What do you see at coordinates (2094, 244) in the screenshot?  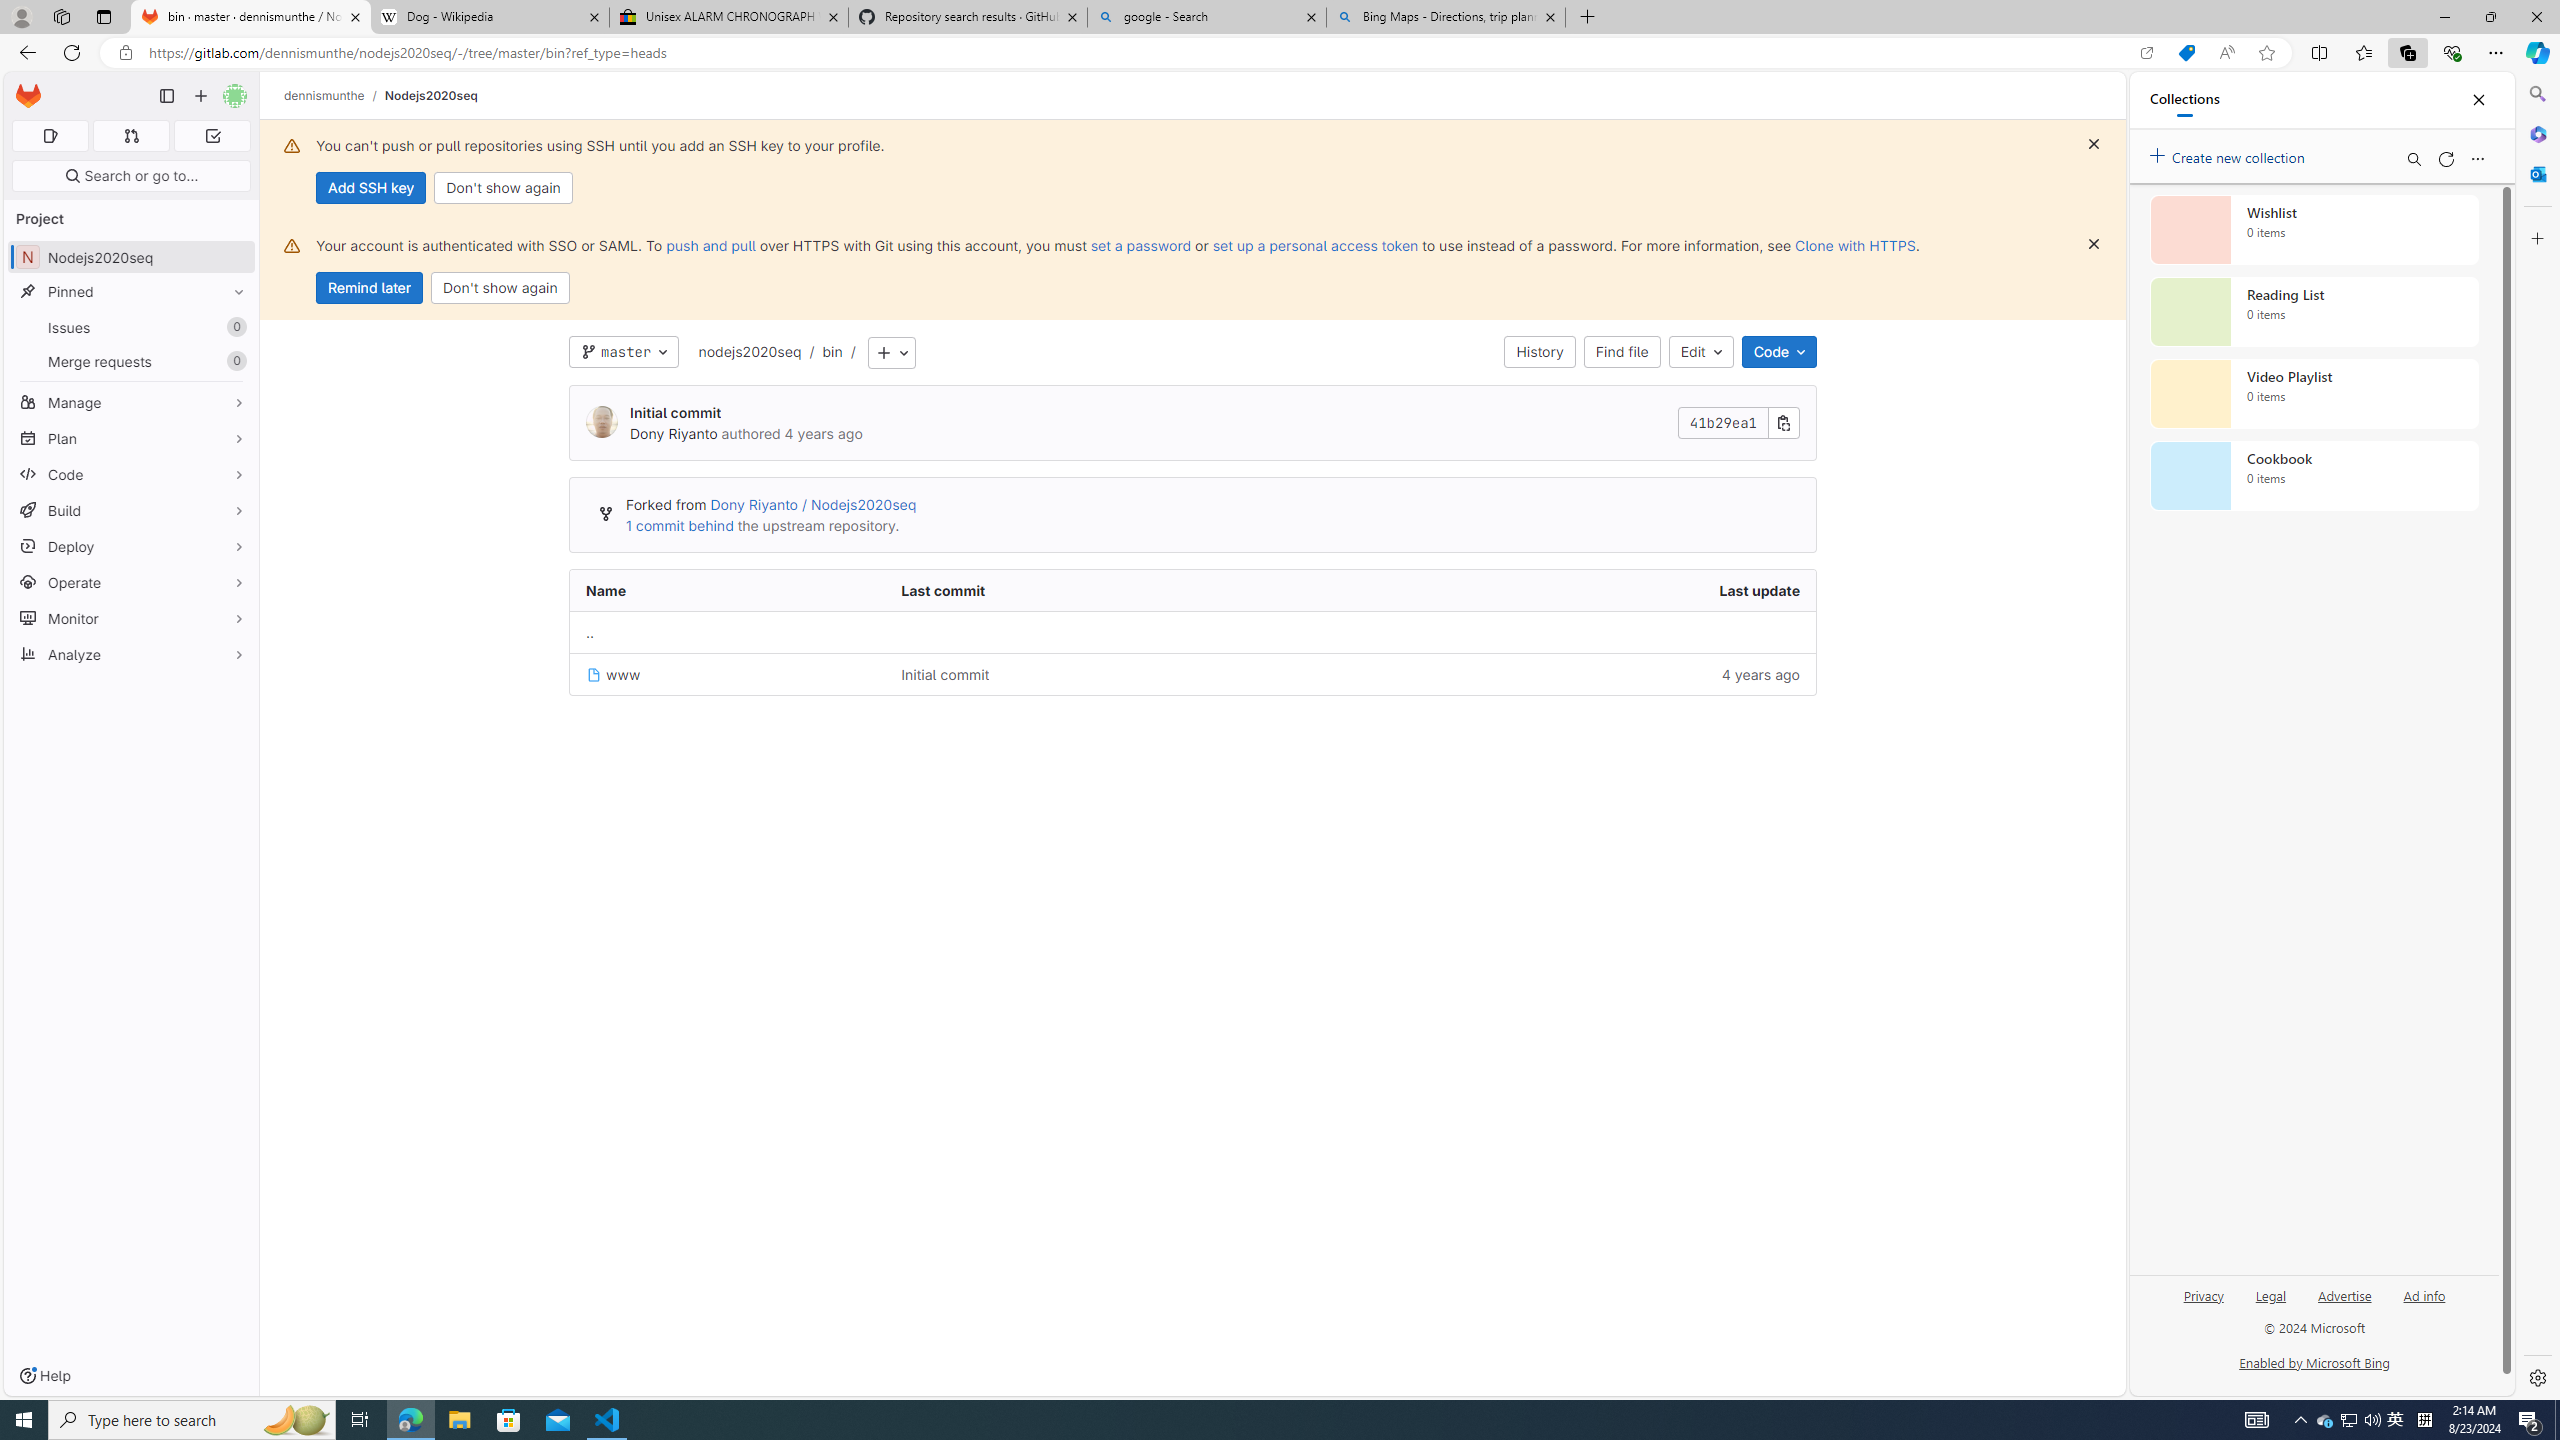 I see `'Dismiss'` at bounding box center [2094, 244].